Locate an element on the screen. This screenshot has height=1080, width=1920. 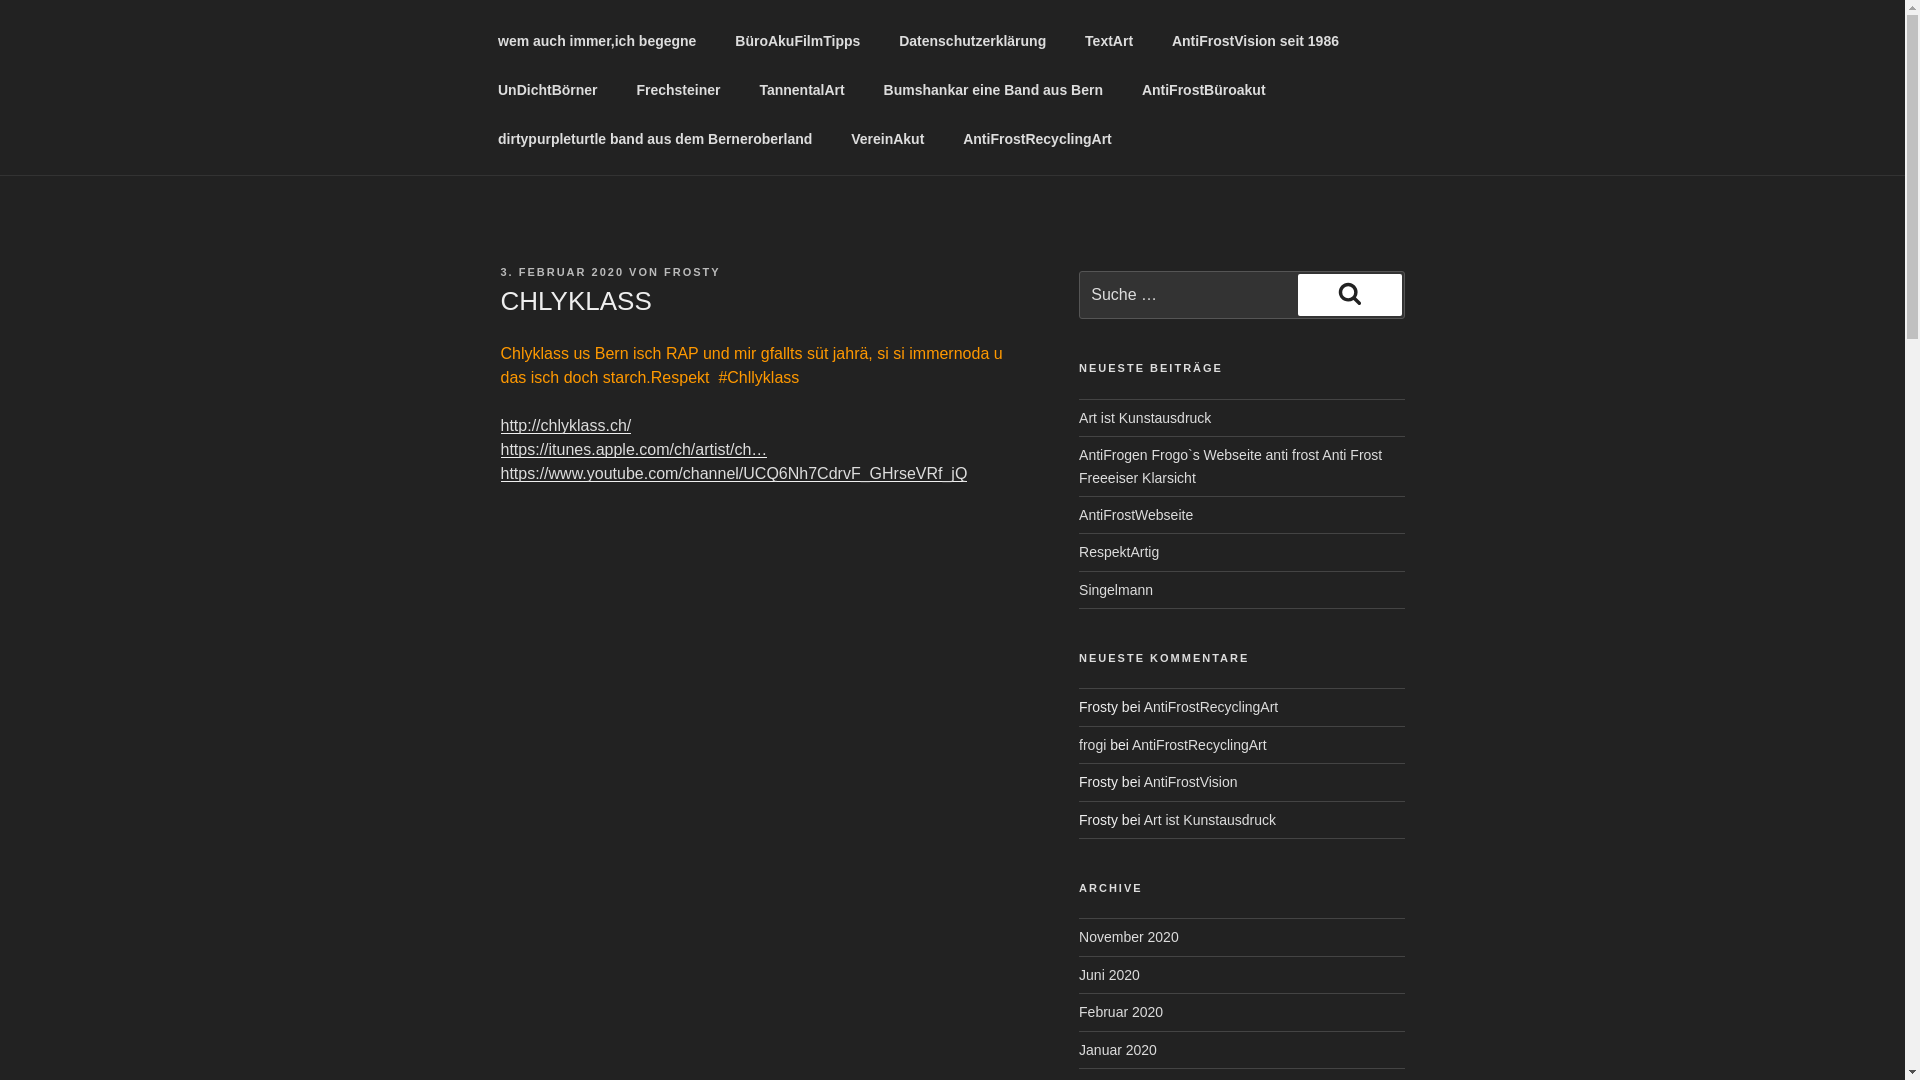
'Suche' is located at coordinates (1297, 294).